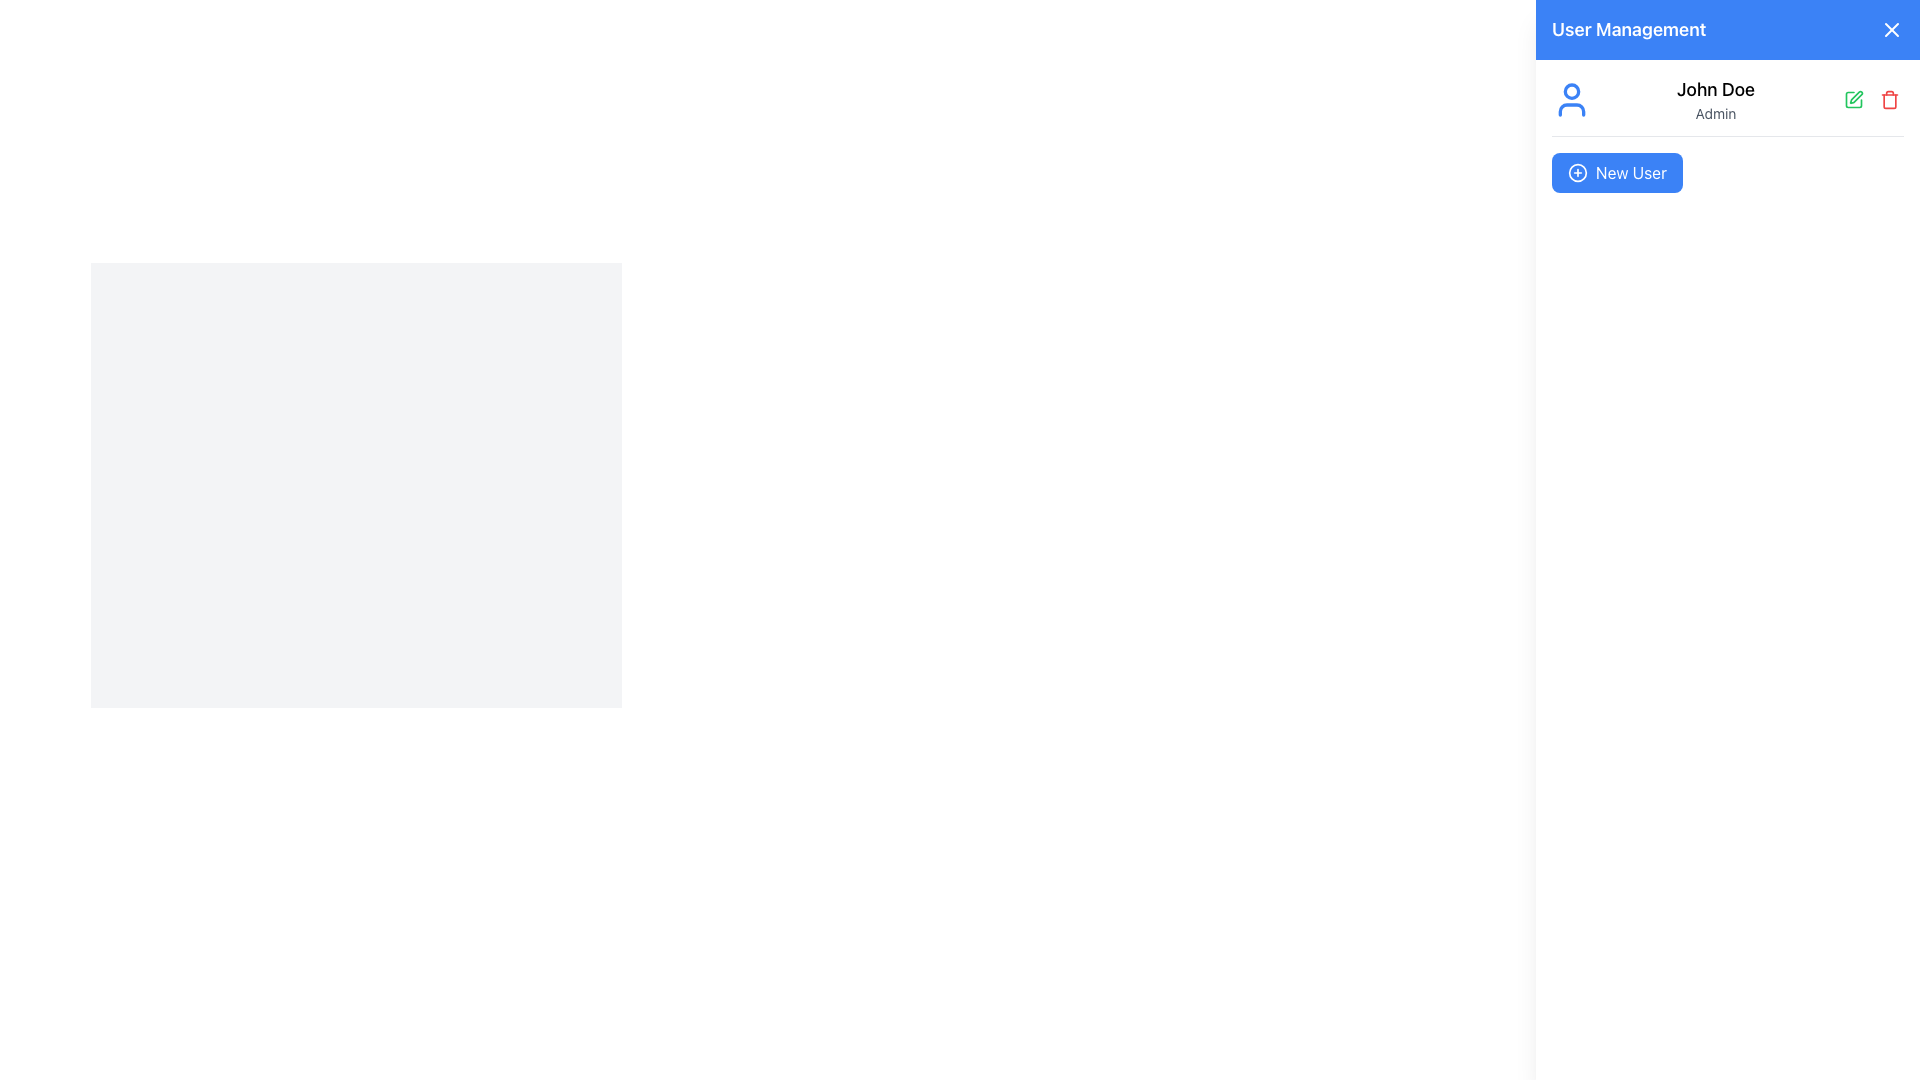  Describe the element at coordinates (1855, 97) in the screenshot. I see `the small green circular icon with a pen or edit symbol, located in the top-right corner of the user details panel` at that location.